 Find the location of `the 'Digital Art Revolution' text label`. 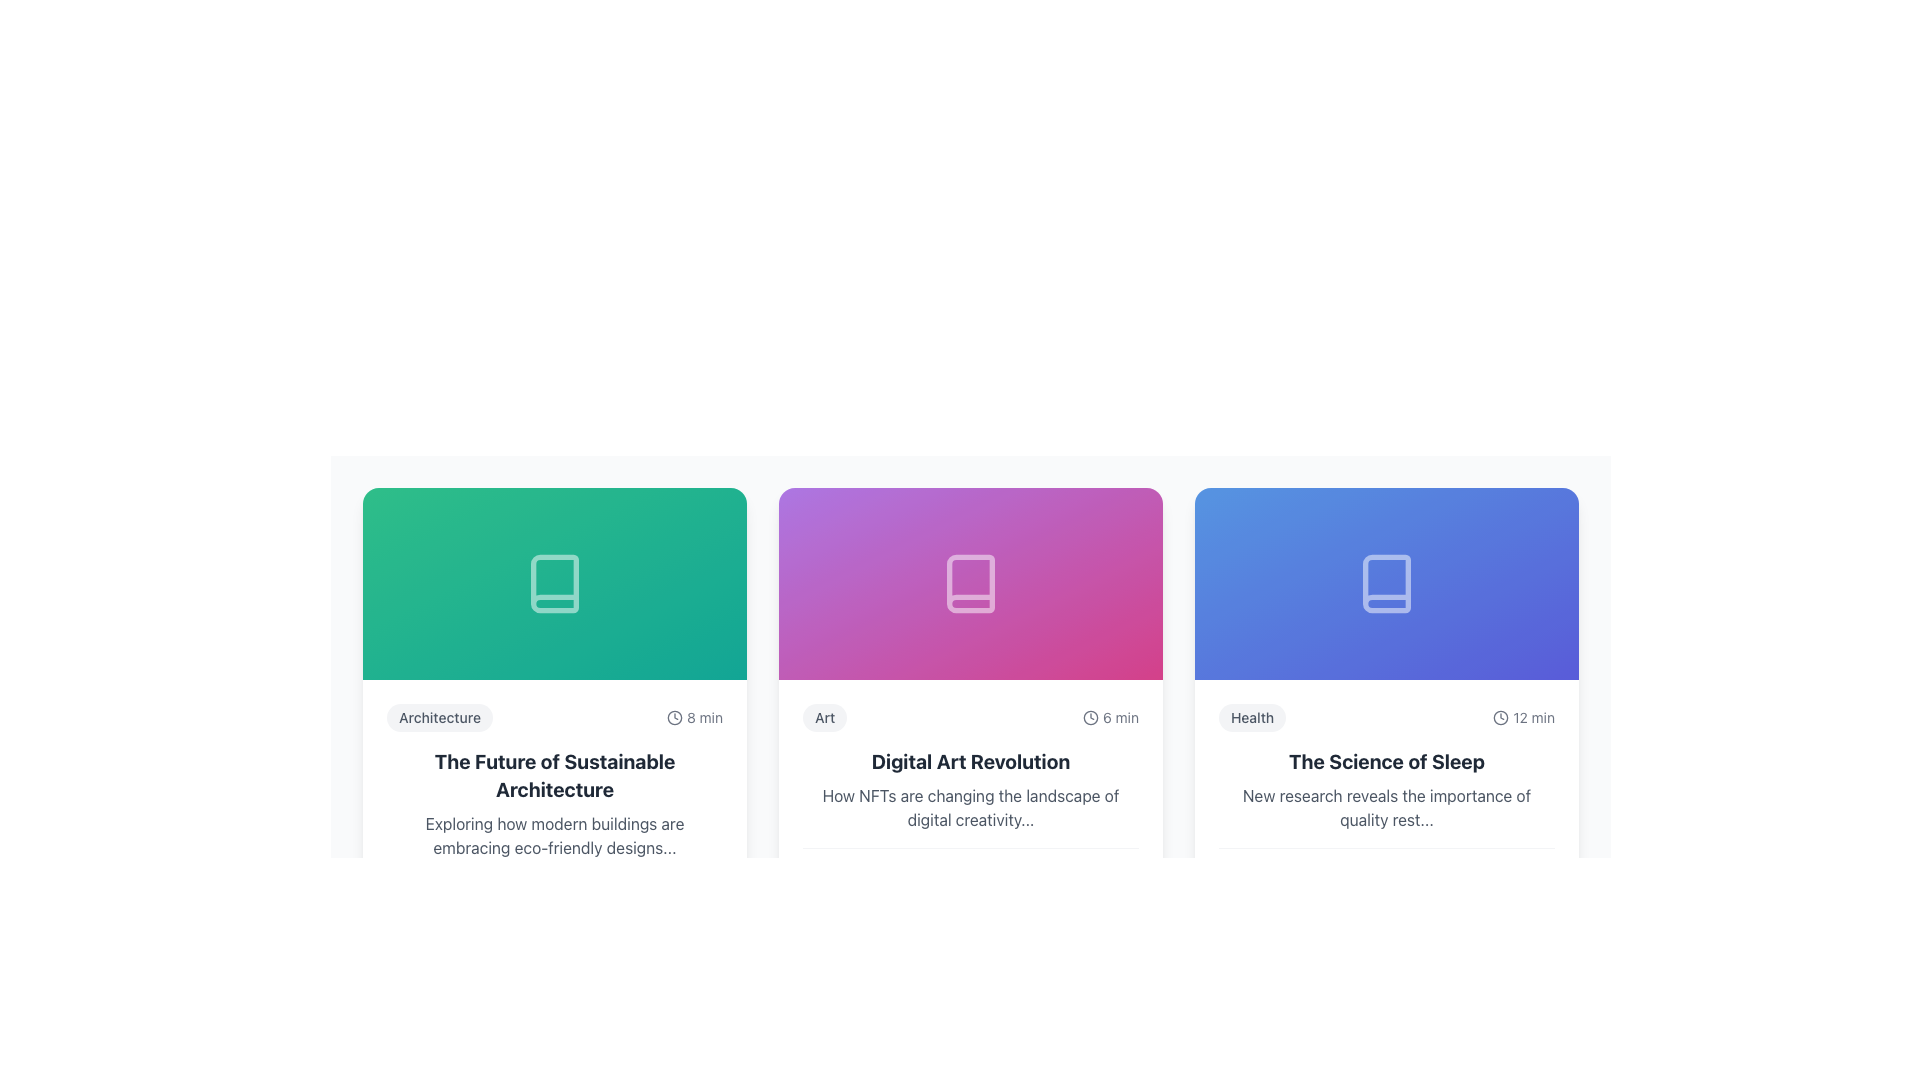

the 'Digital Art Revolution' text label is located at coordinates (970, 762).